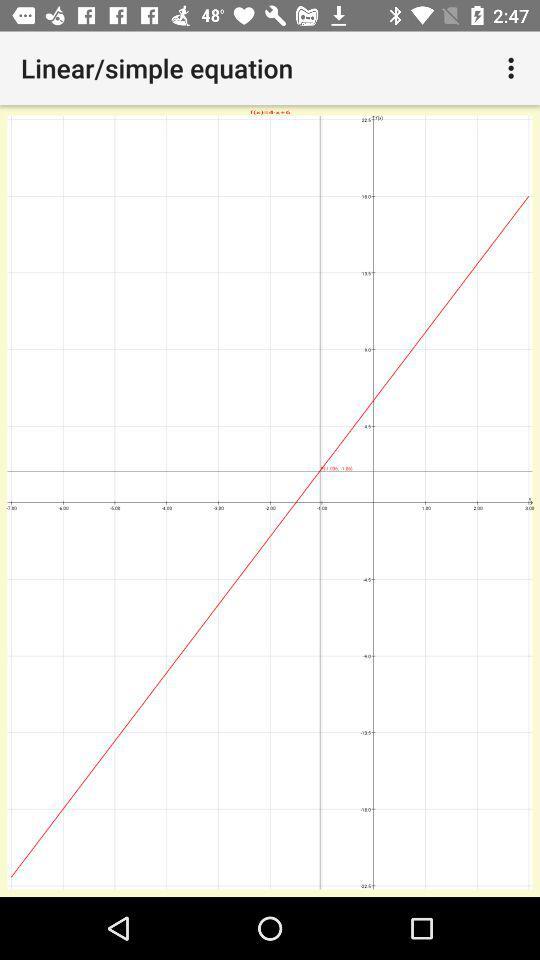 This screenshot has width=540, height=960. What do you see at coordinates (513, 68) in the screenshot?
I see `the icon next to linear/simple equation icon` at bounding box center [513, 68].